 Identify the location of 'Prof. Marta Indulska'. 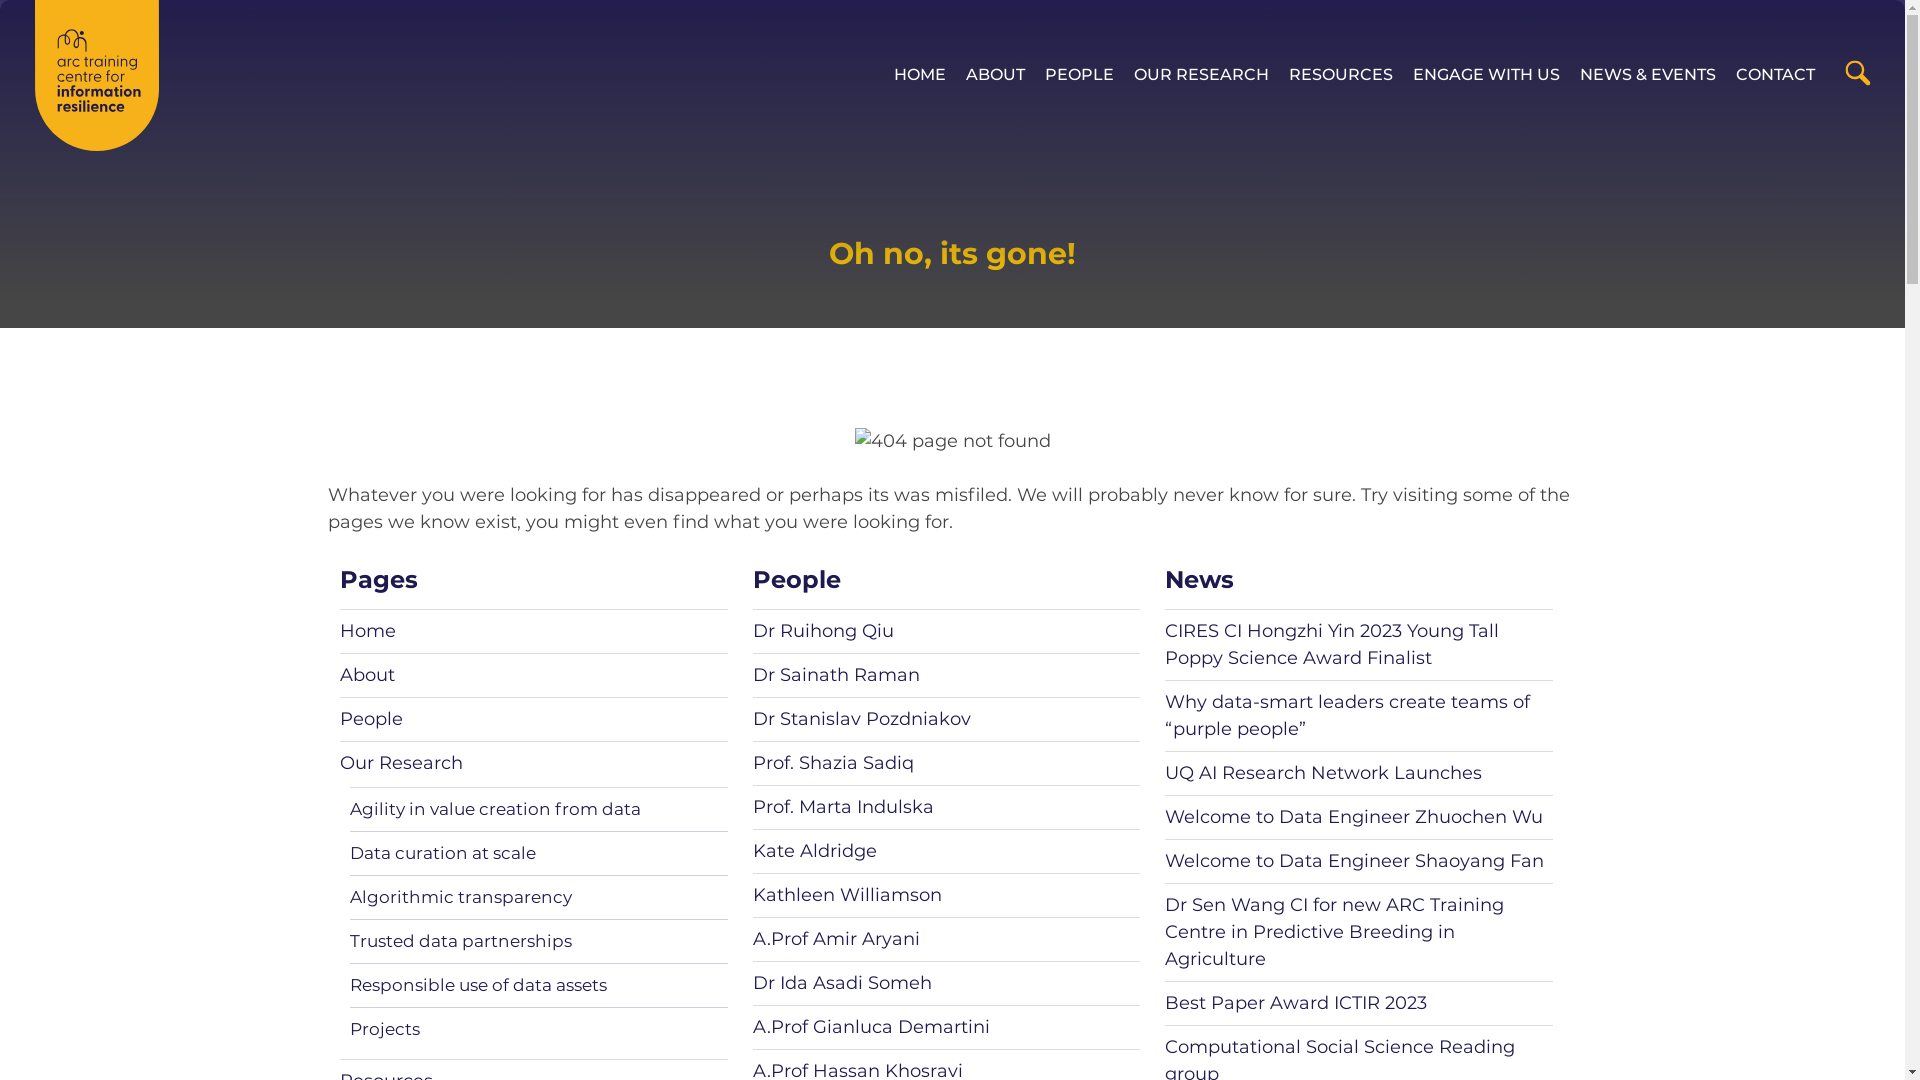
(842, 805).